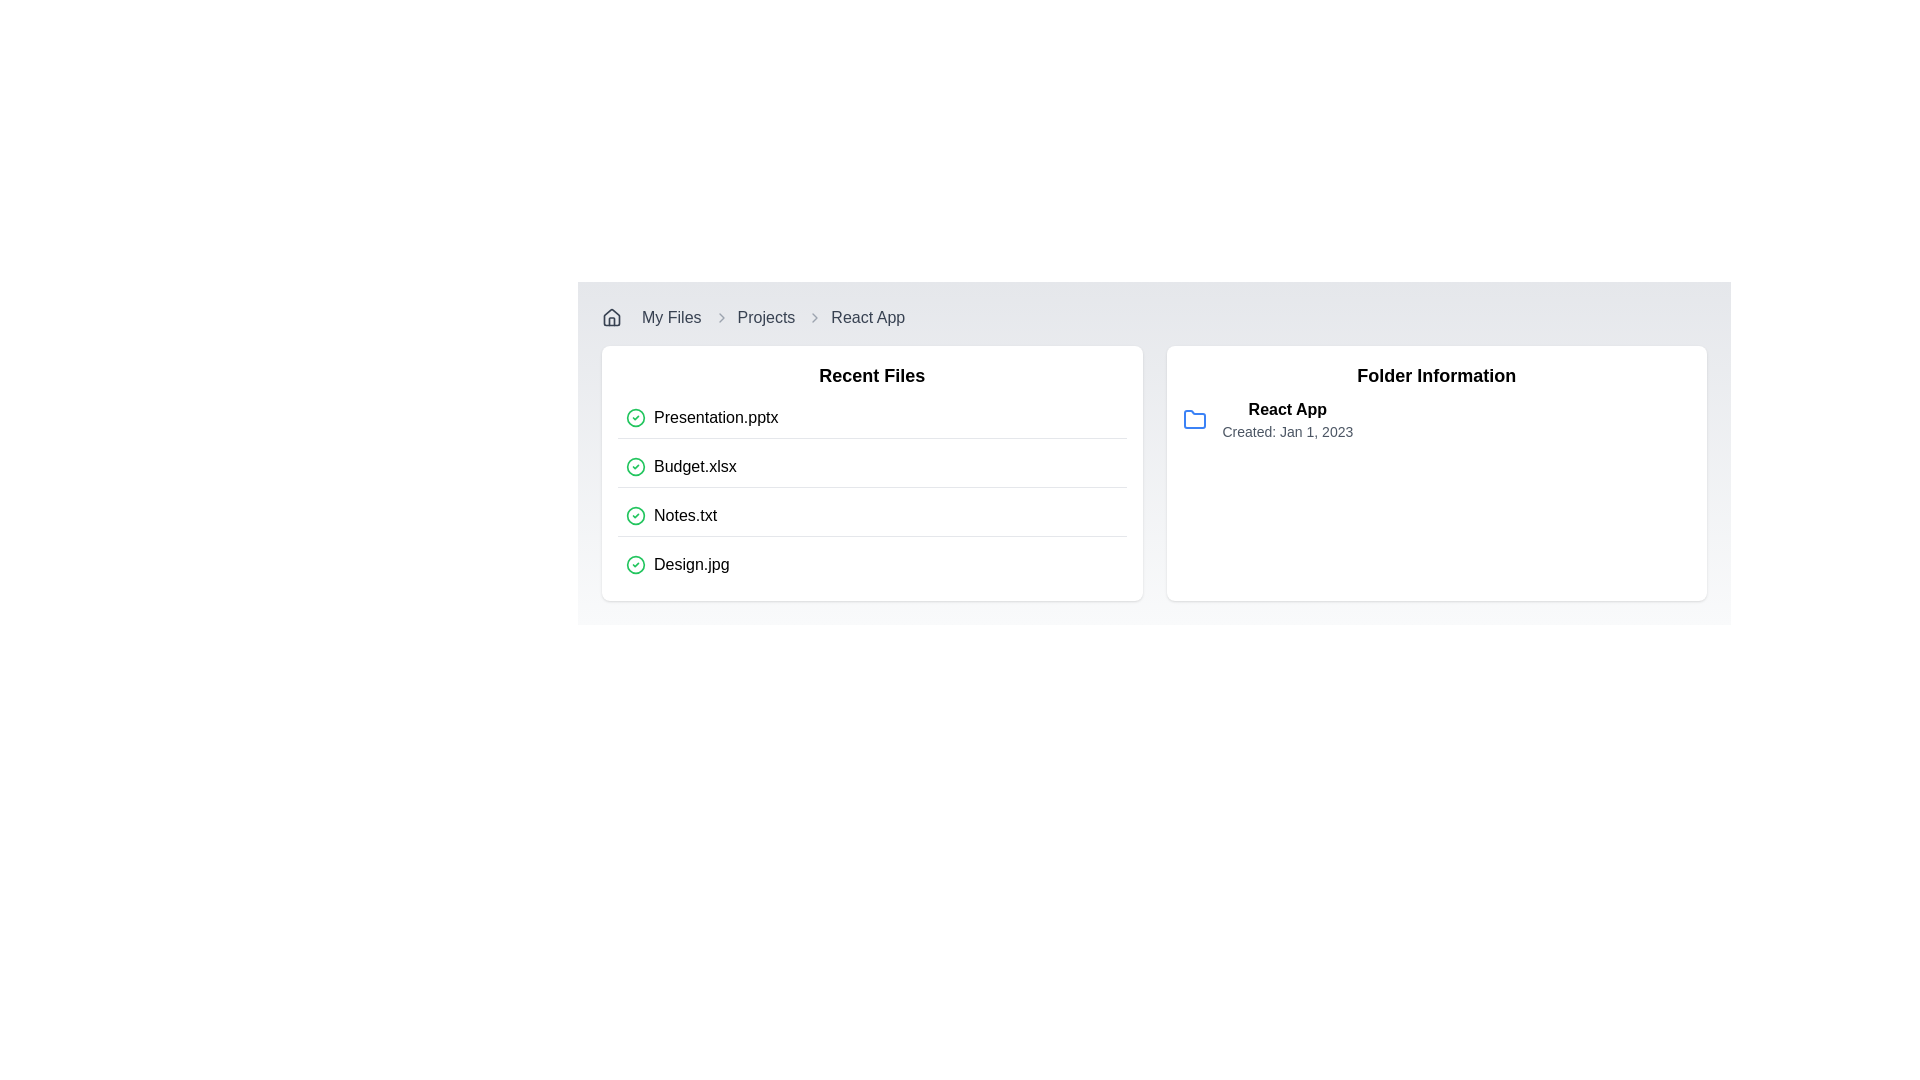 Image resolution: width=1920 pixels, height=1080 pixels. Describe the element at coordinates (765, 316) in the screenshot. I see `the 'Projects' text-link in the breadcrumb navigation` at that location.